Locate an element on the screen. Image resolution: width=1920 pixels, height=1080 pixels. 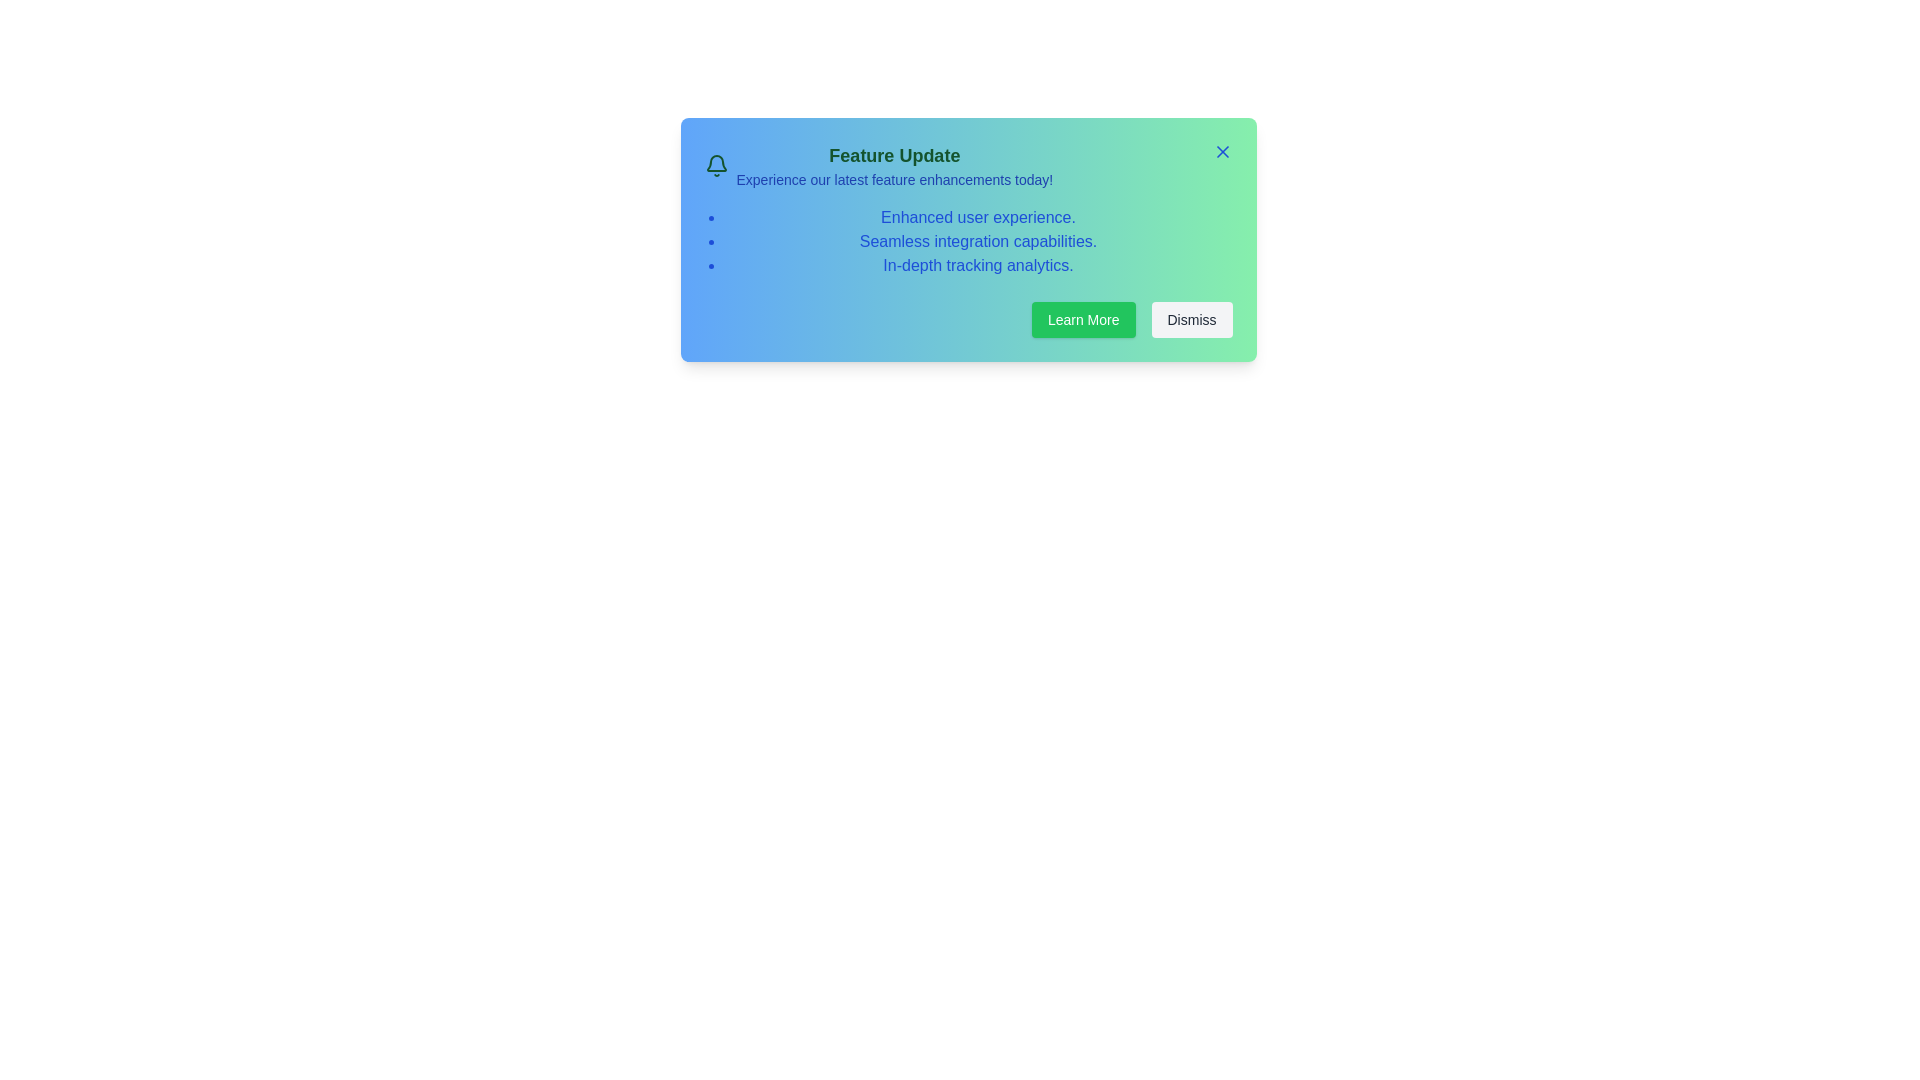
'Dismiss' button to close the alert is located at coordinates (1191, 319).